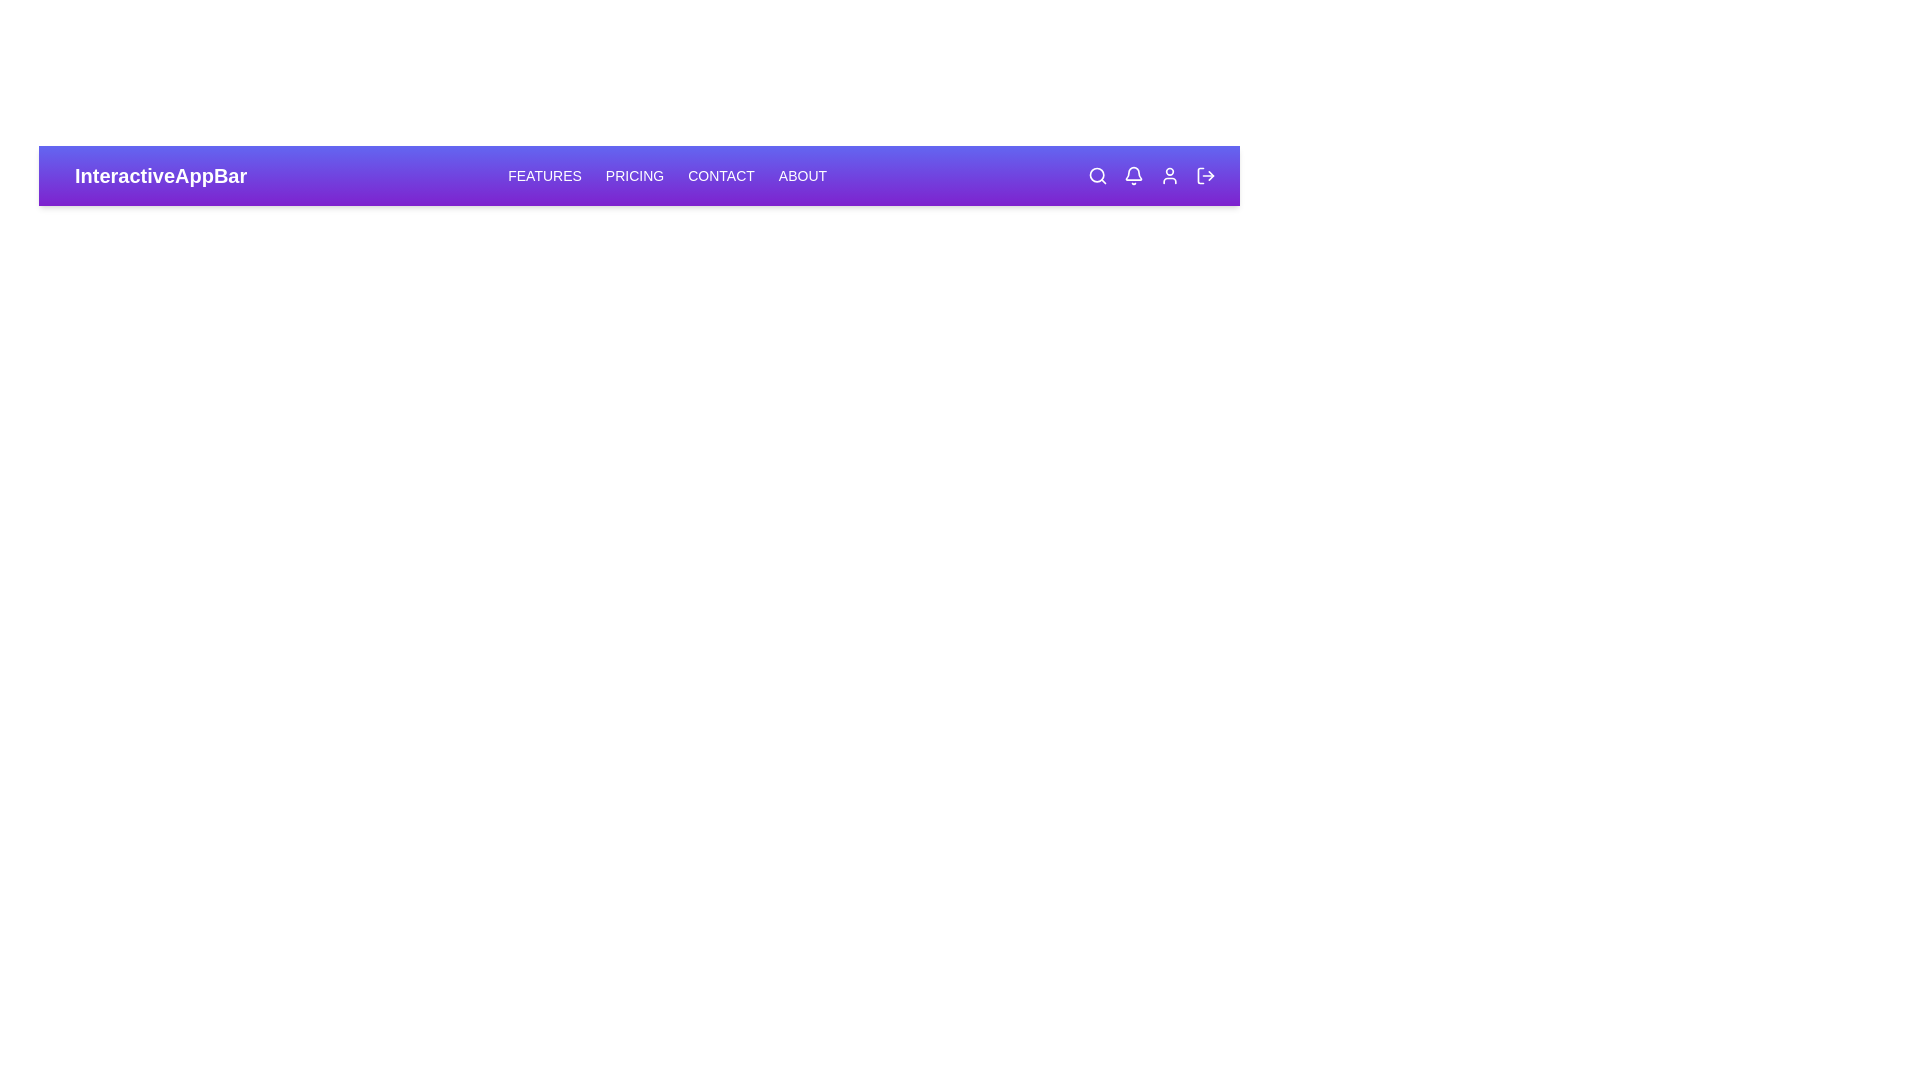 This screenshot has height=1080, width=1920. What do you see at coordinates (153, 175) in the screenshot?
I see `the text 'InteractiveAppBar' to select it` at bounding box center [153, 175].